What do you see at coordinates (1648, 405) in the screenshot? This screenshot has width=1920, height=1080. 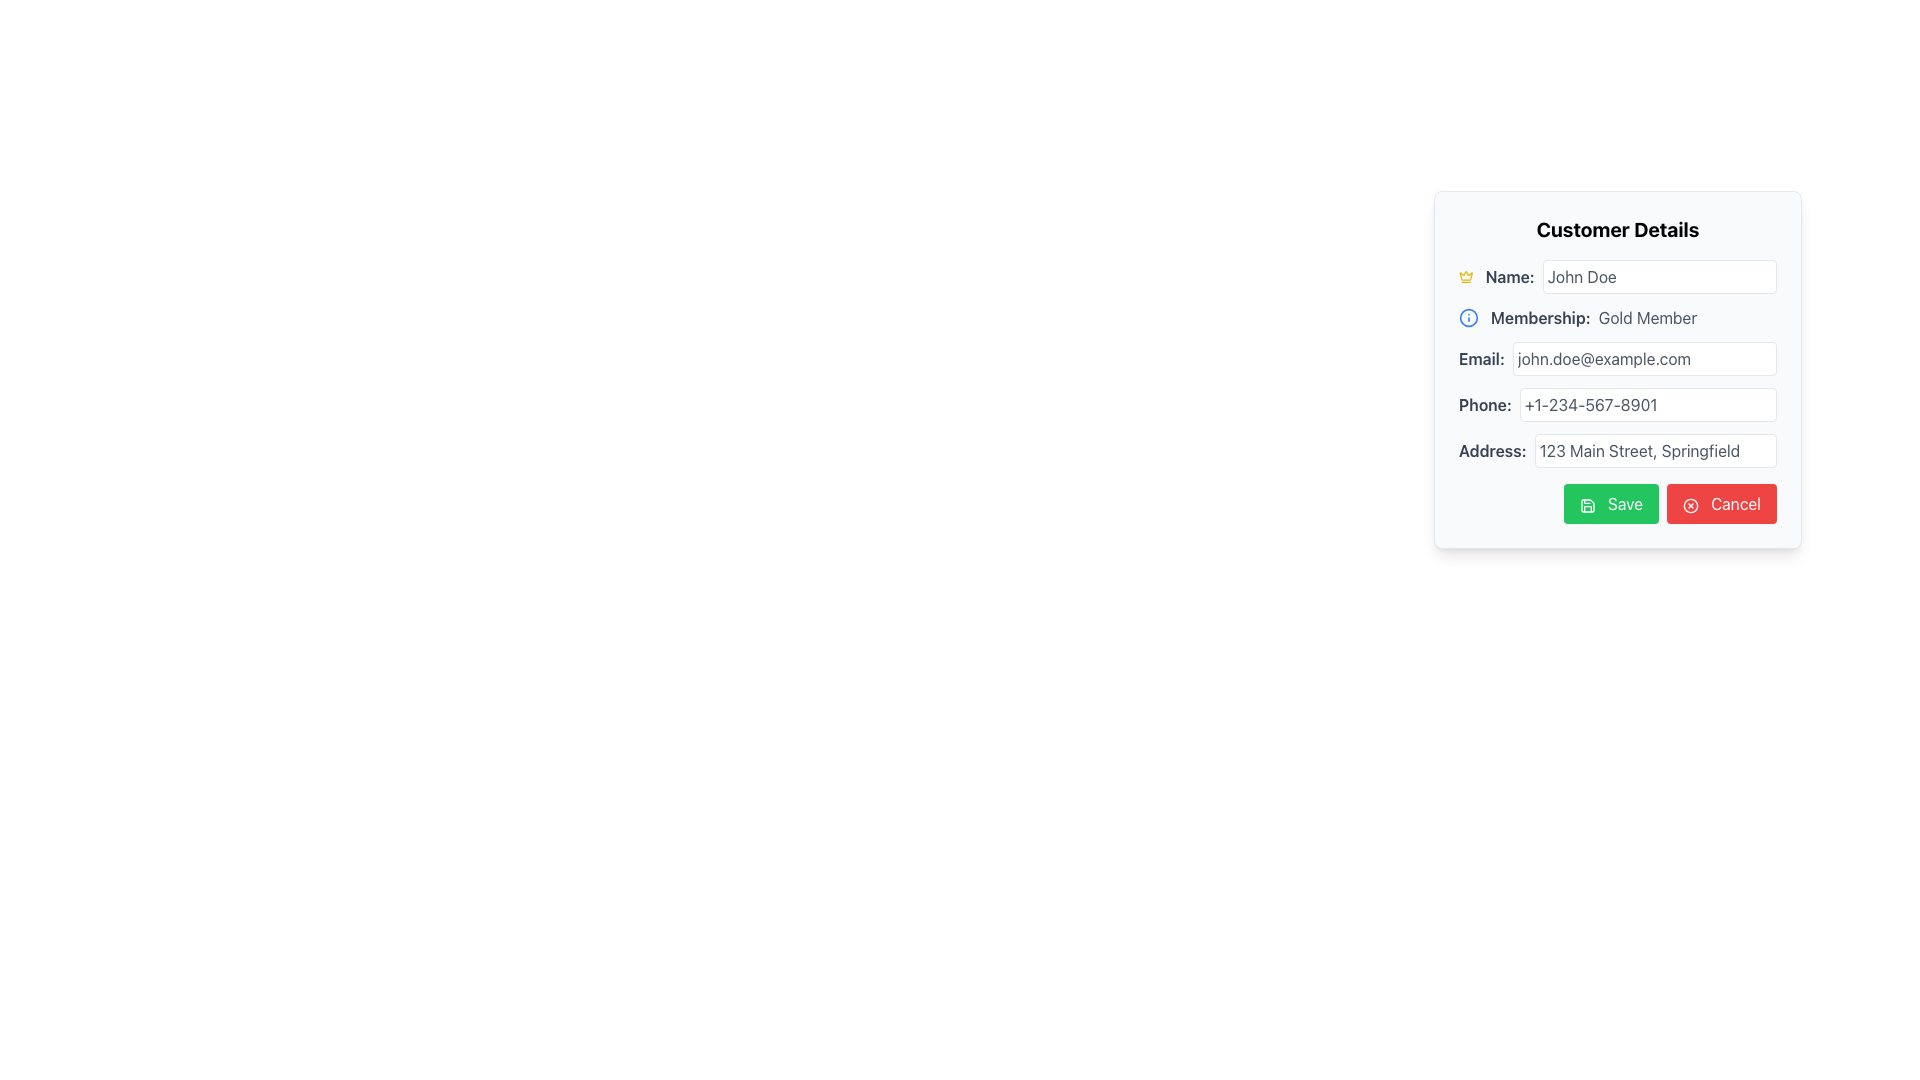 I see `the phone number input field` at bounding box center [1648, 405].